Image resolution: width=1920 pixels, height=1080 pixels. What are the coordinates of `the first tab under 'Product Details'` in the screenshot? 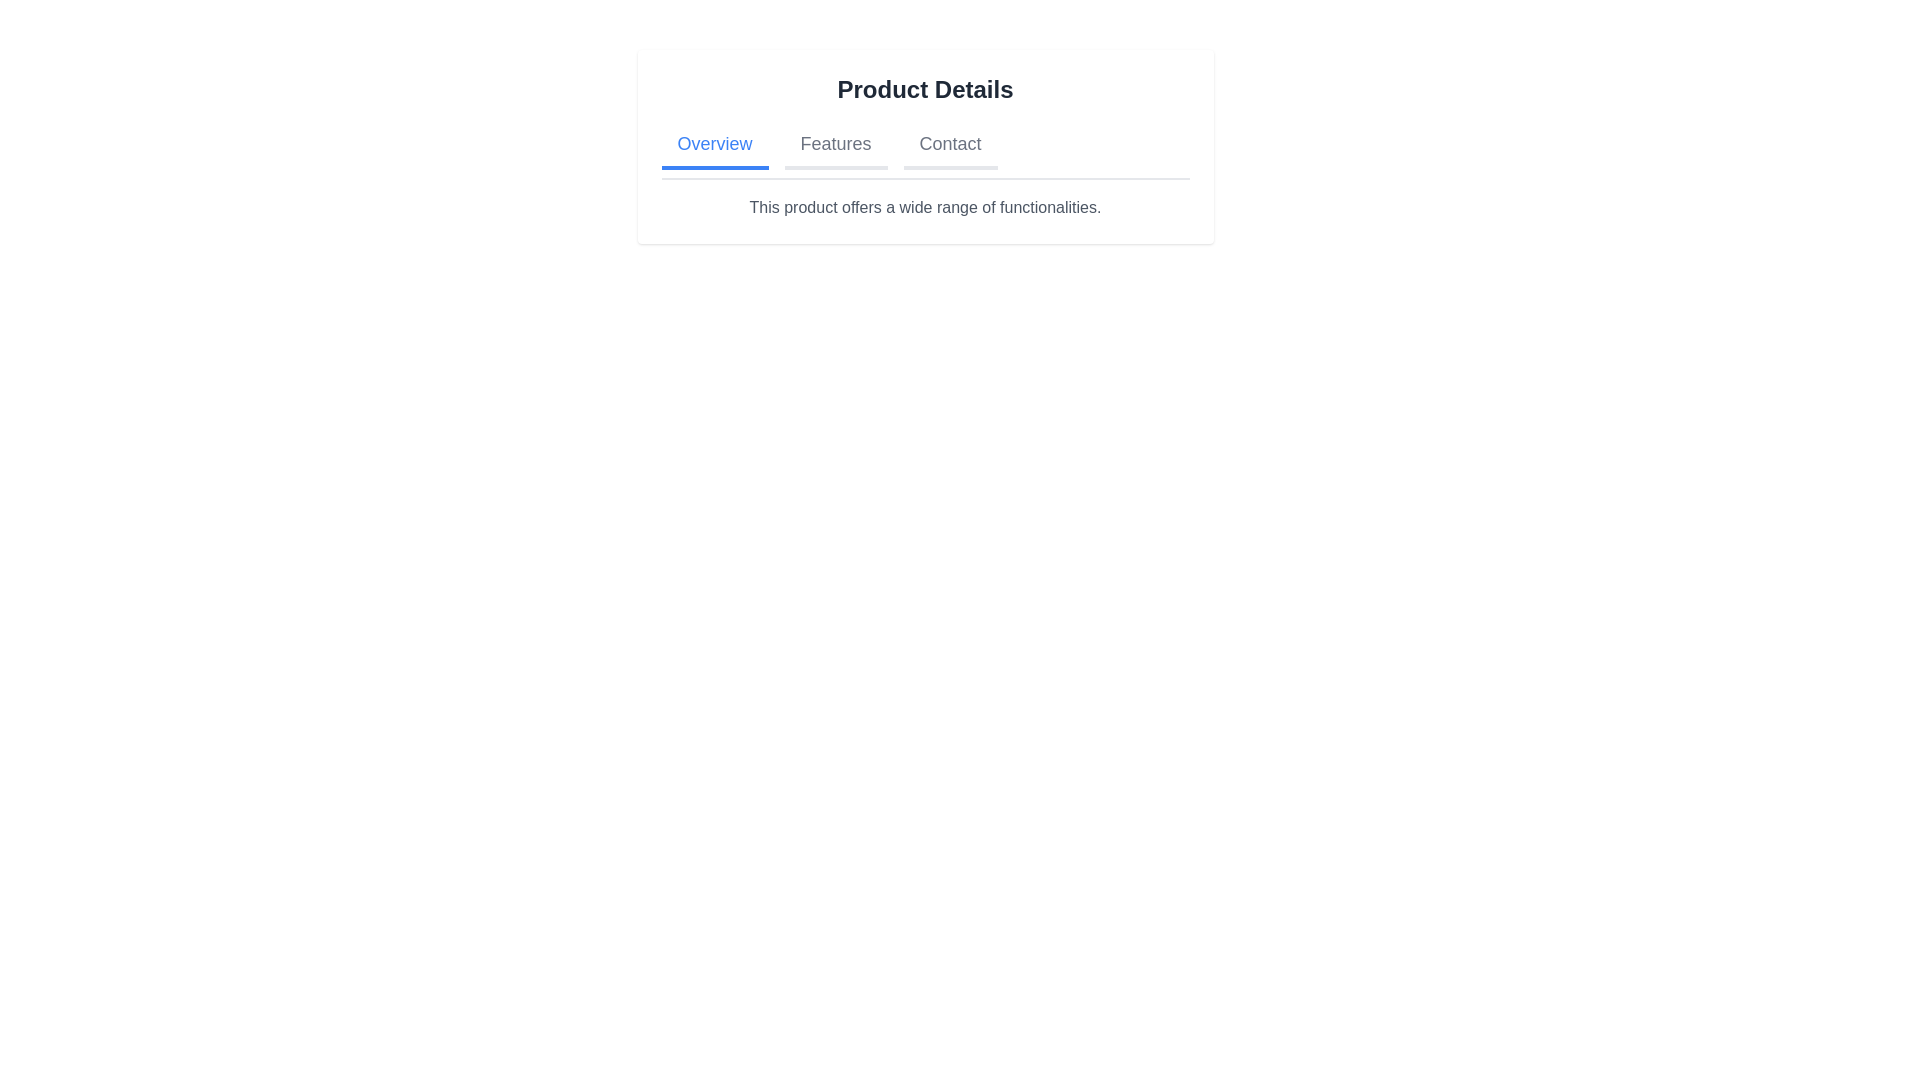 It's located at (715, 145).